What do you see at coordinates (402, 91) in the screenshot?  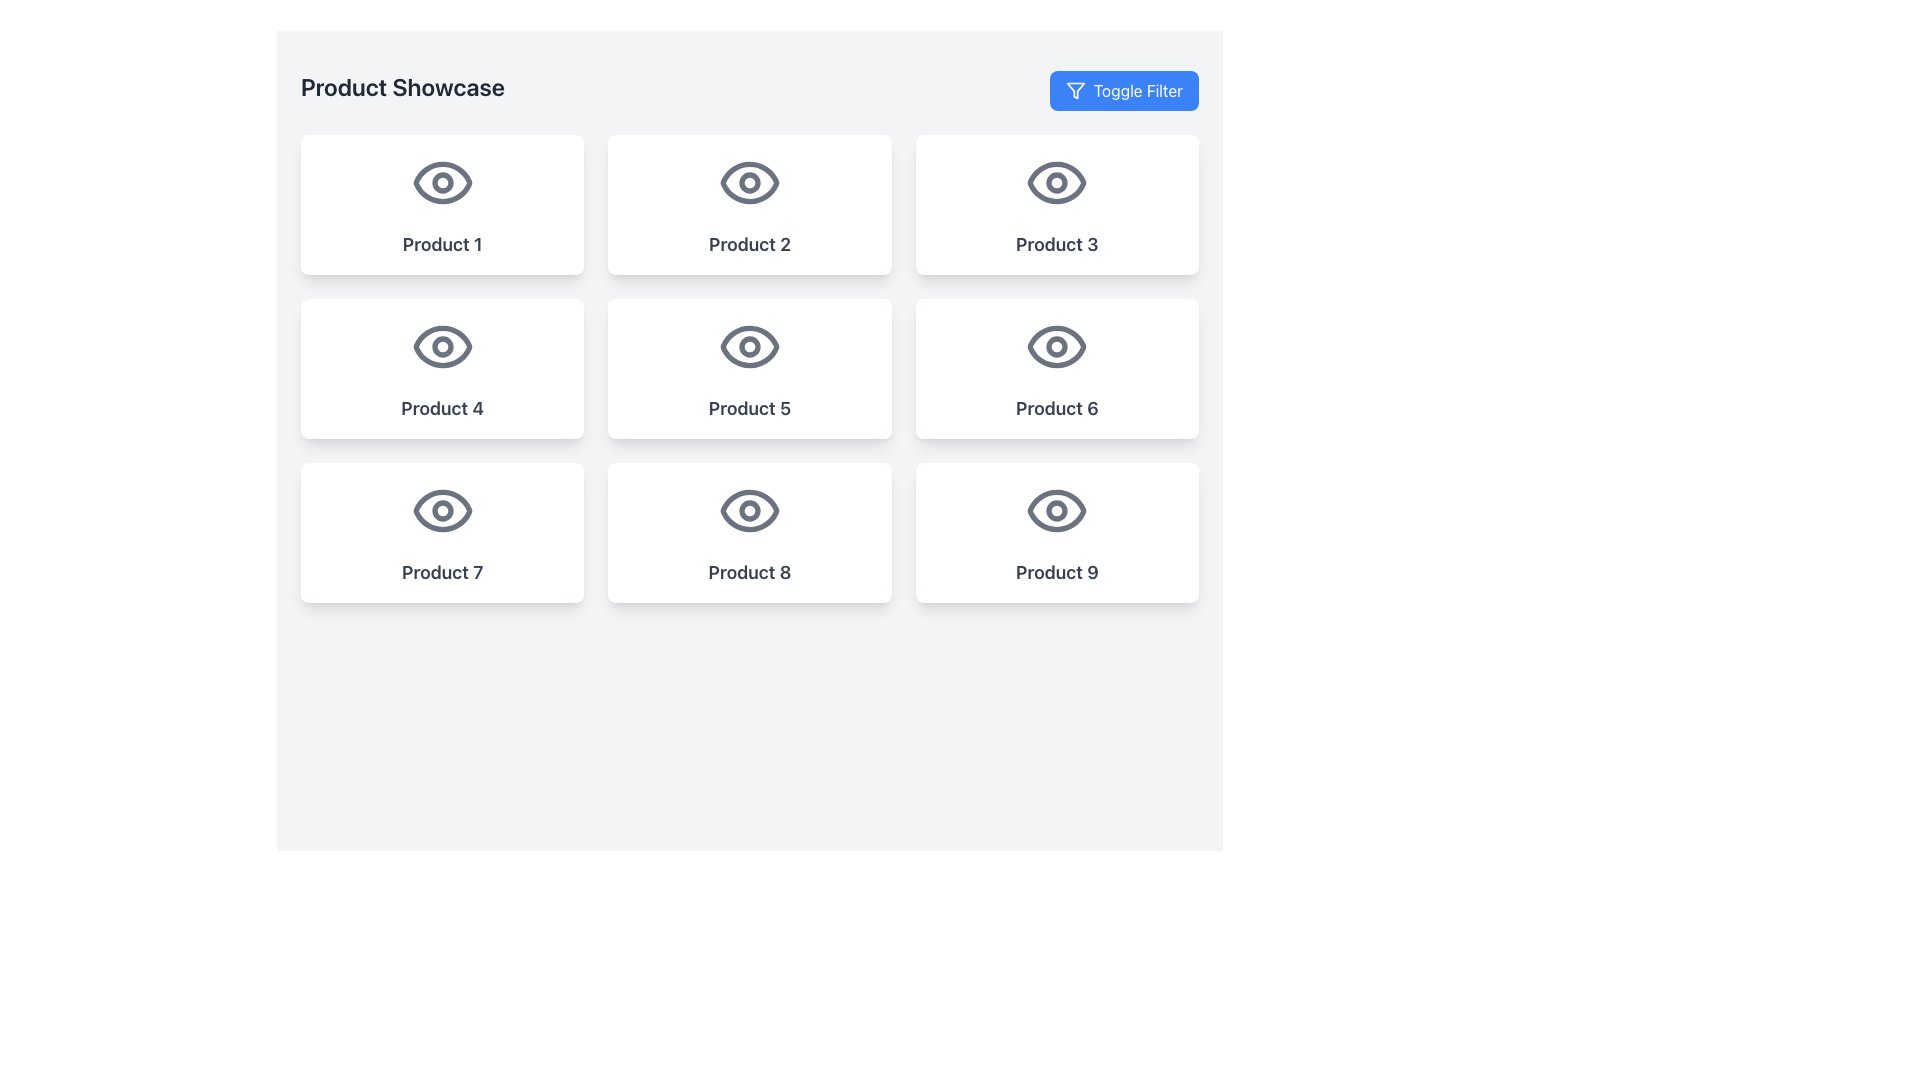 I see `the header text 'Product Showcase', which is styled as 'text-2xl font-semibold' and is dark gray in color, located at the top-left of the section` at bounding box center [402, 91].